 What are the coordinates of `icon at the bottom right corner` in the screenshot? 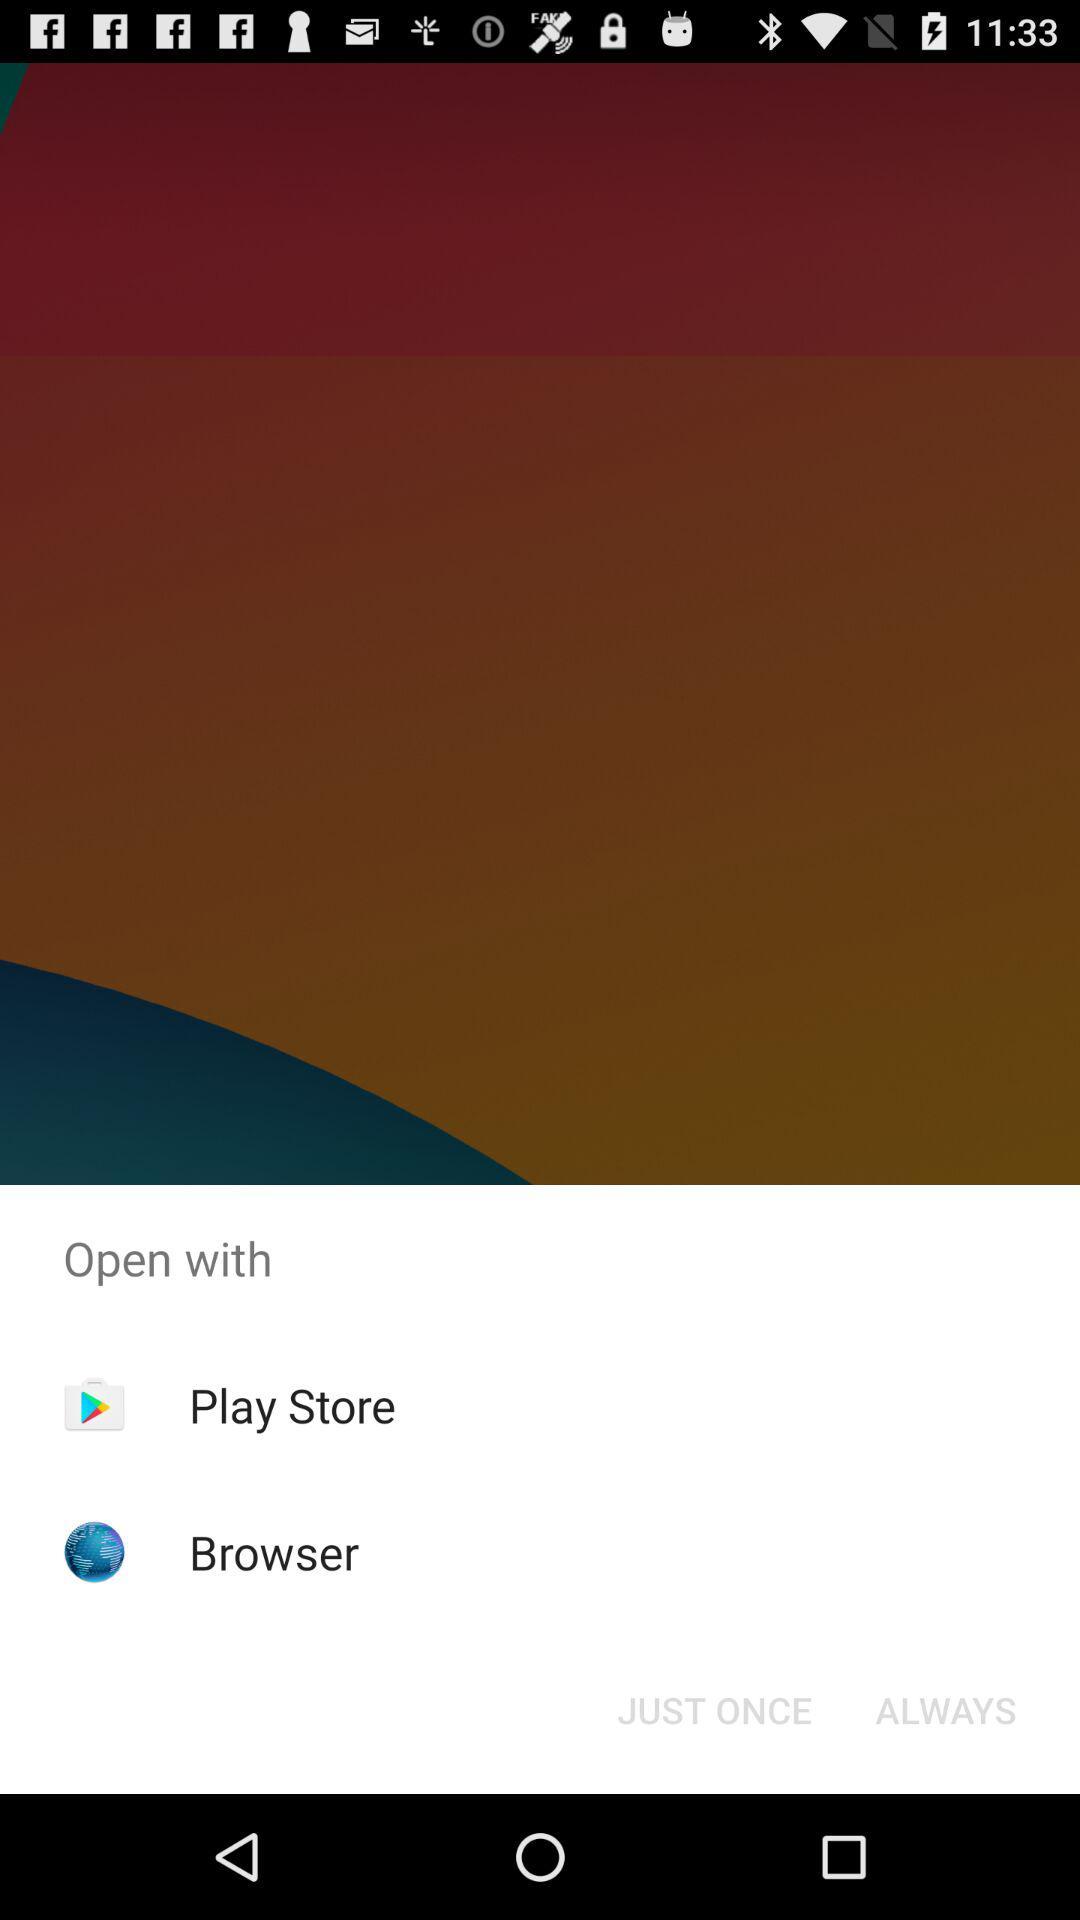 It's located at (945, 1708).